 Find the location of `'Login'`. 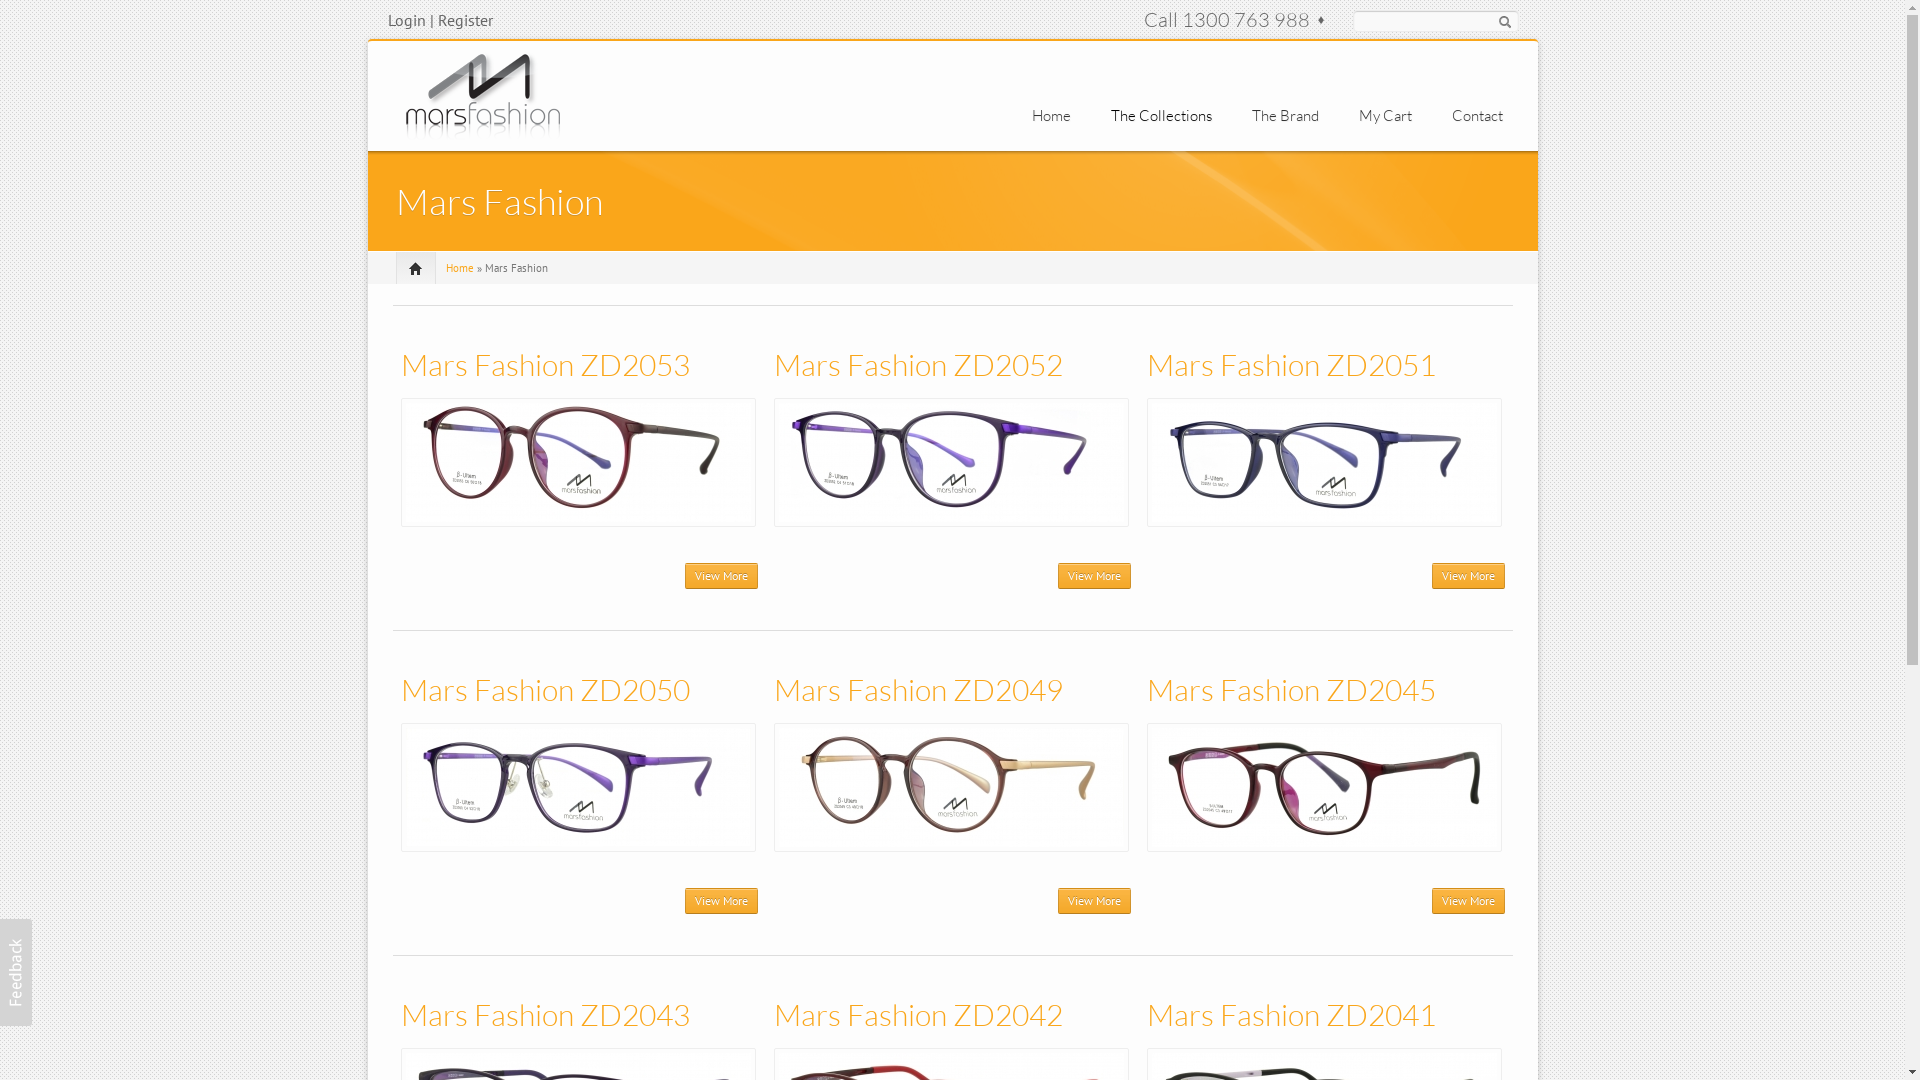

'Login' is located at coordinates (388, 19).